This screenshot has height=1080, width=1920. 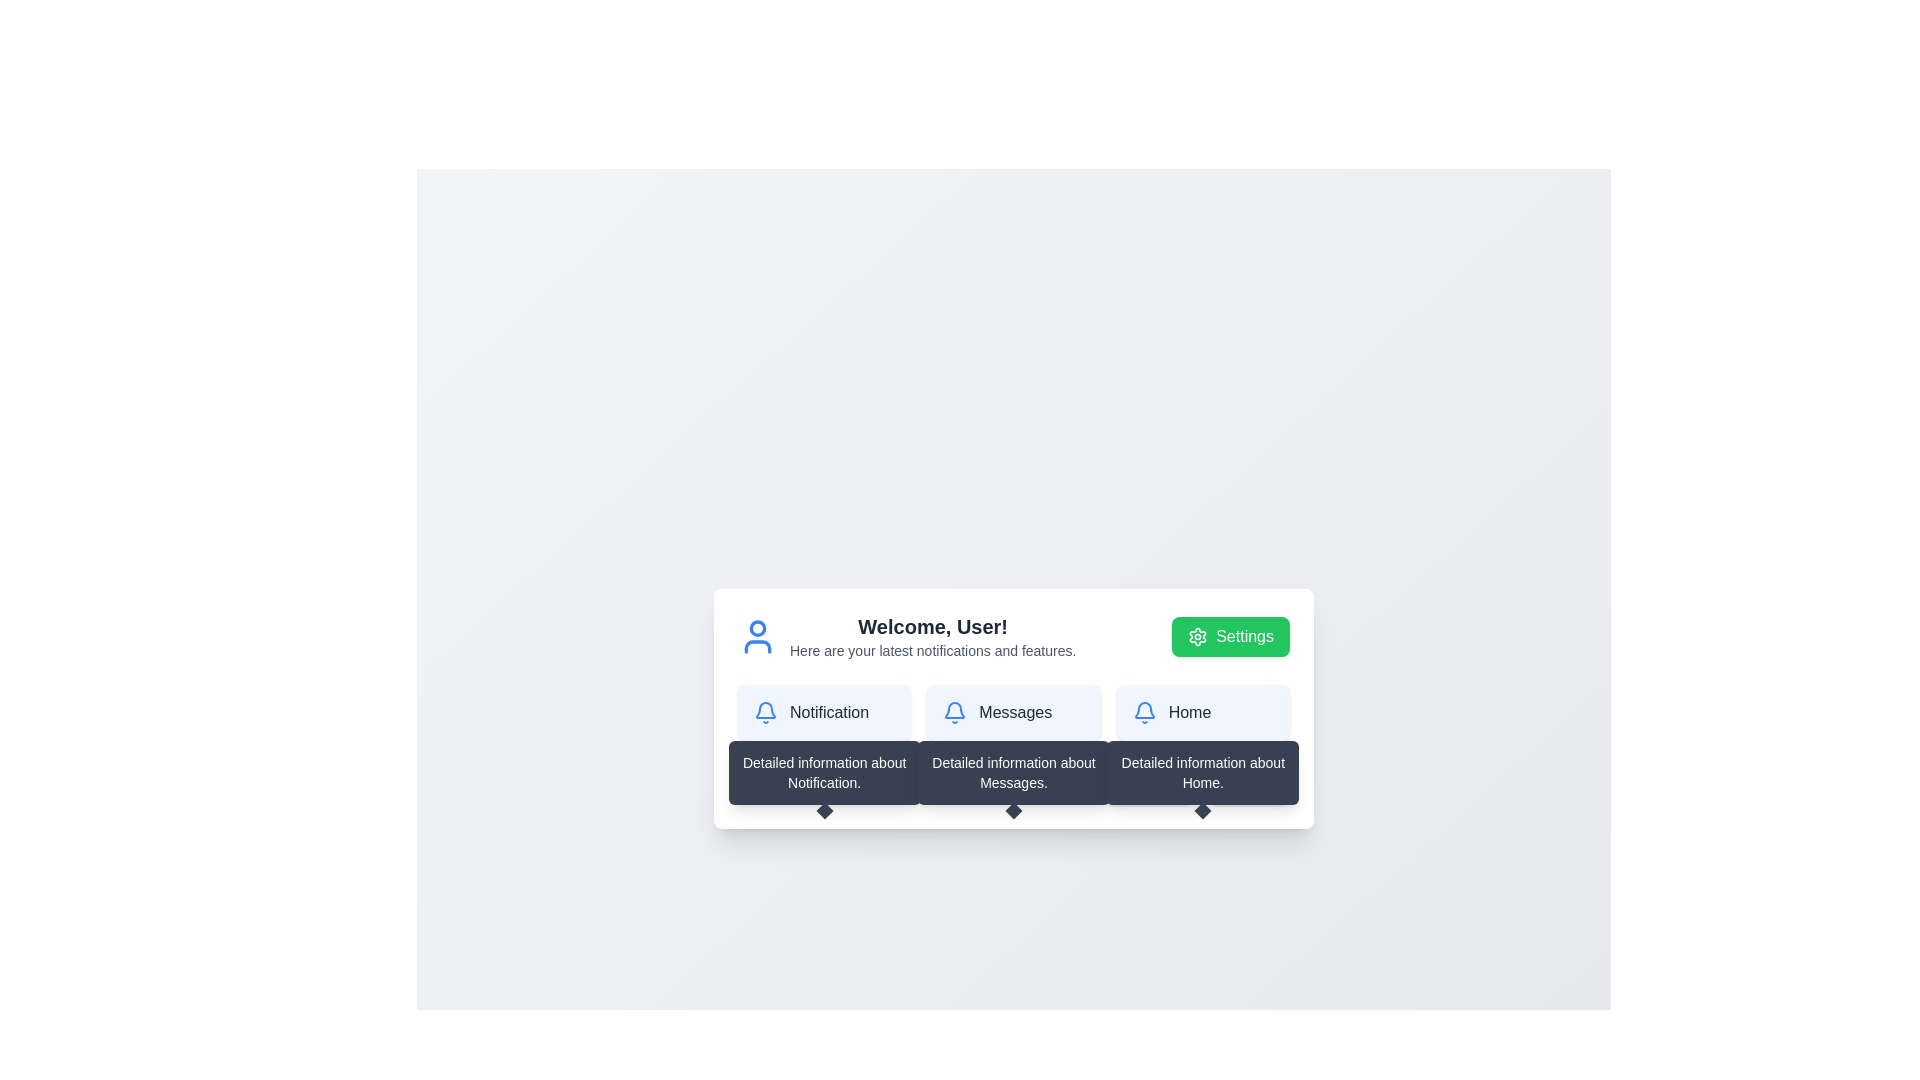 I want to click on the user profile icon, which is a blue graphical icon resembling a person's profile outline, located on the left side of the header section, adjacent to the 'Settings' green button, so click(x=757, y=636).